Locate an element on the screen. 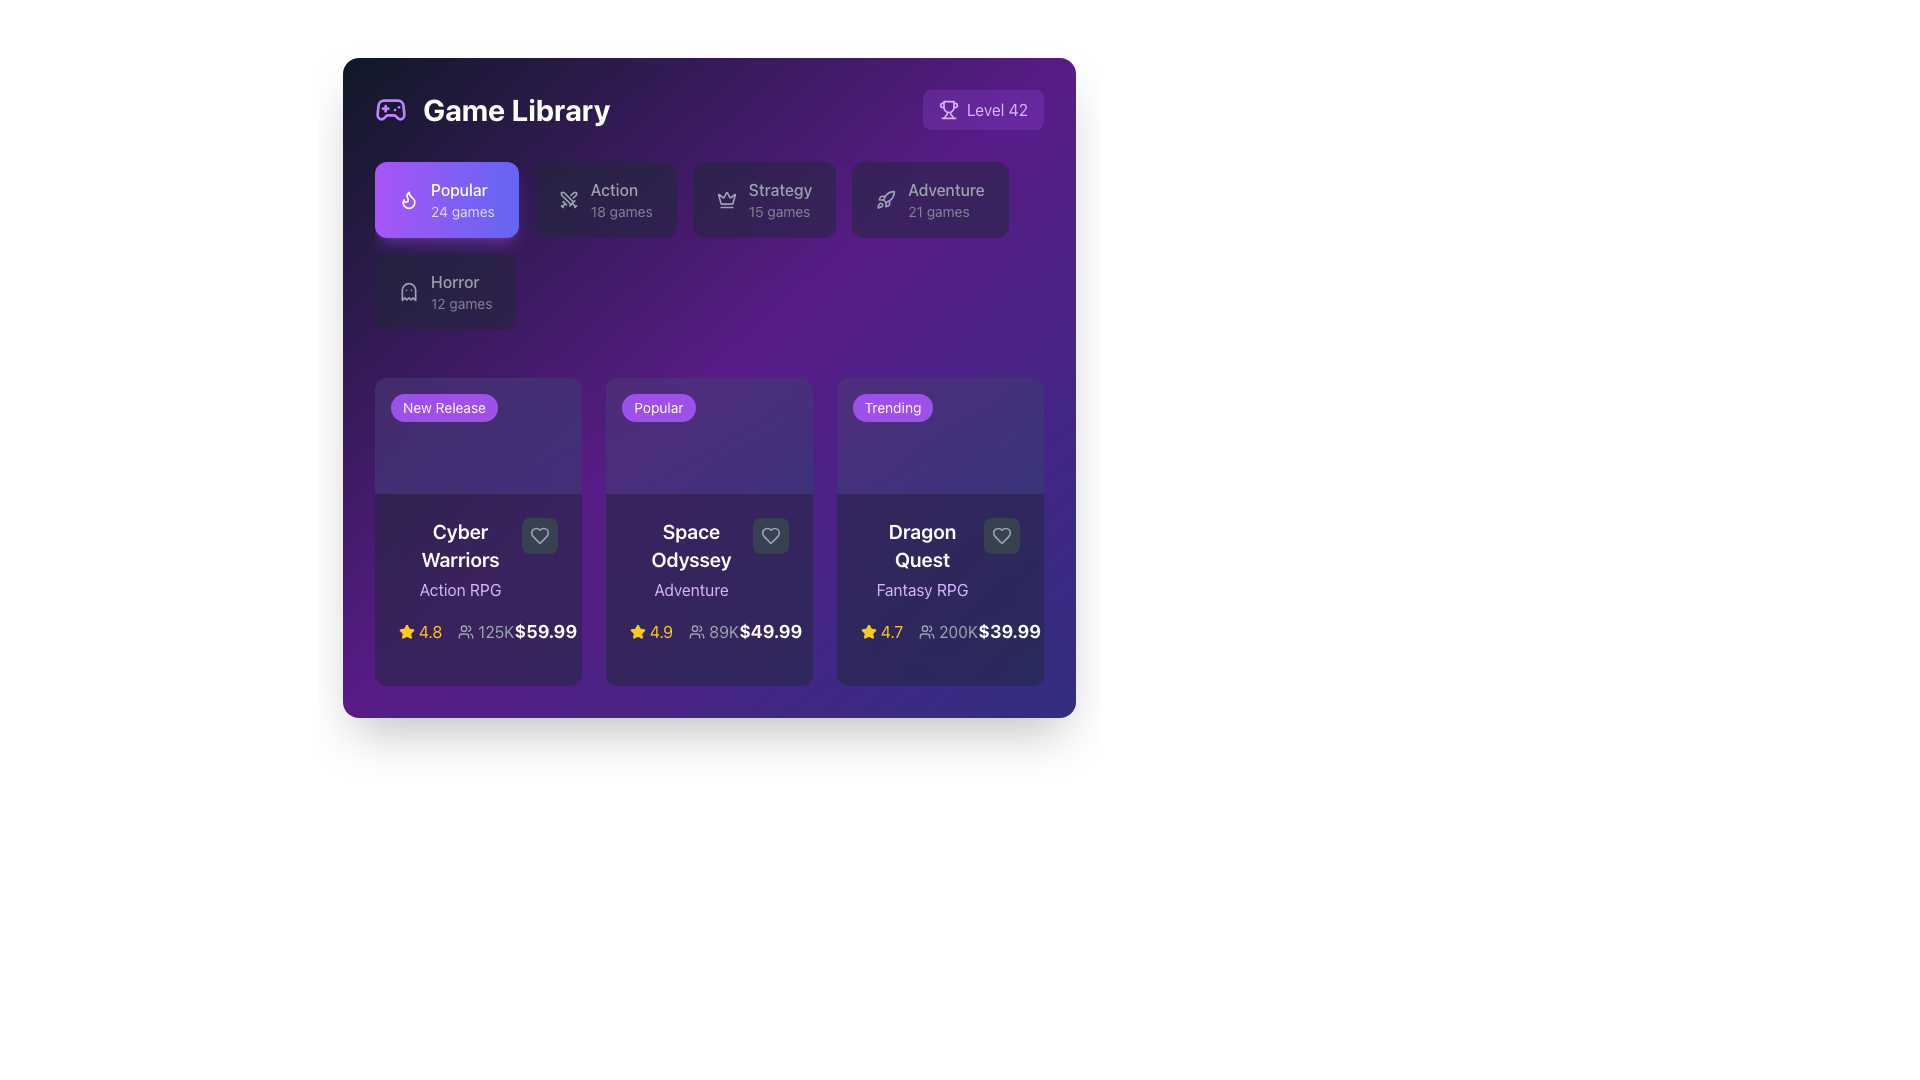 The height and width of the screenshot is (1080, 1920). the text element displaying the numerical rating value for the game 'Dragon Quest' is located at coordinates (891, 632).